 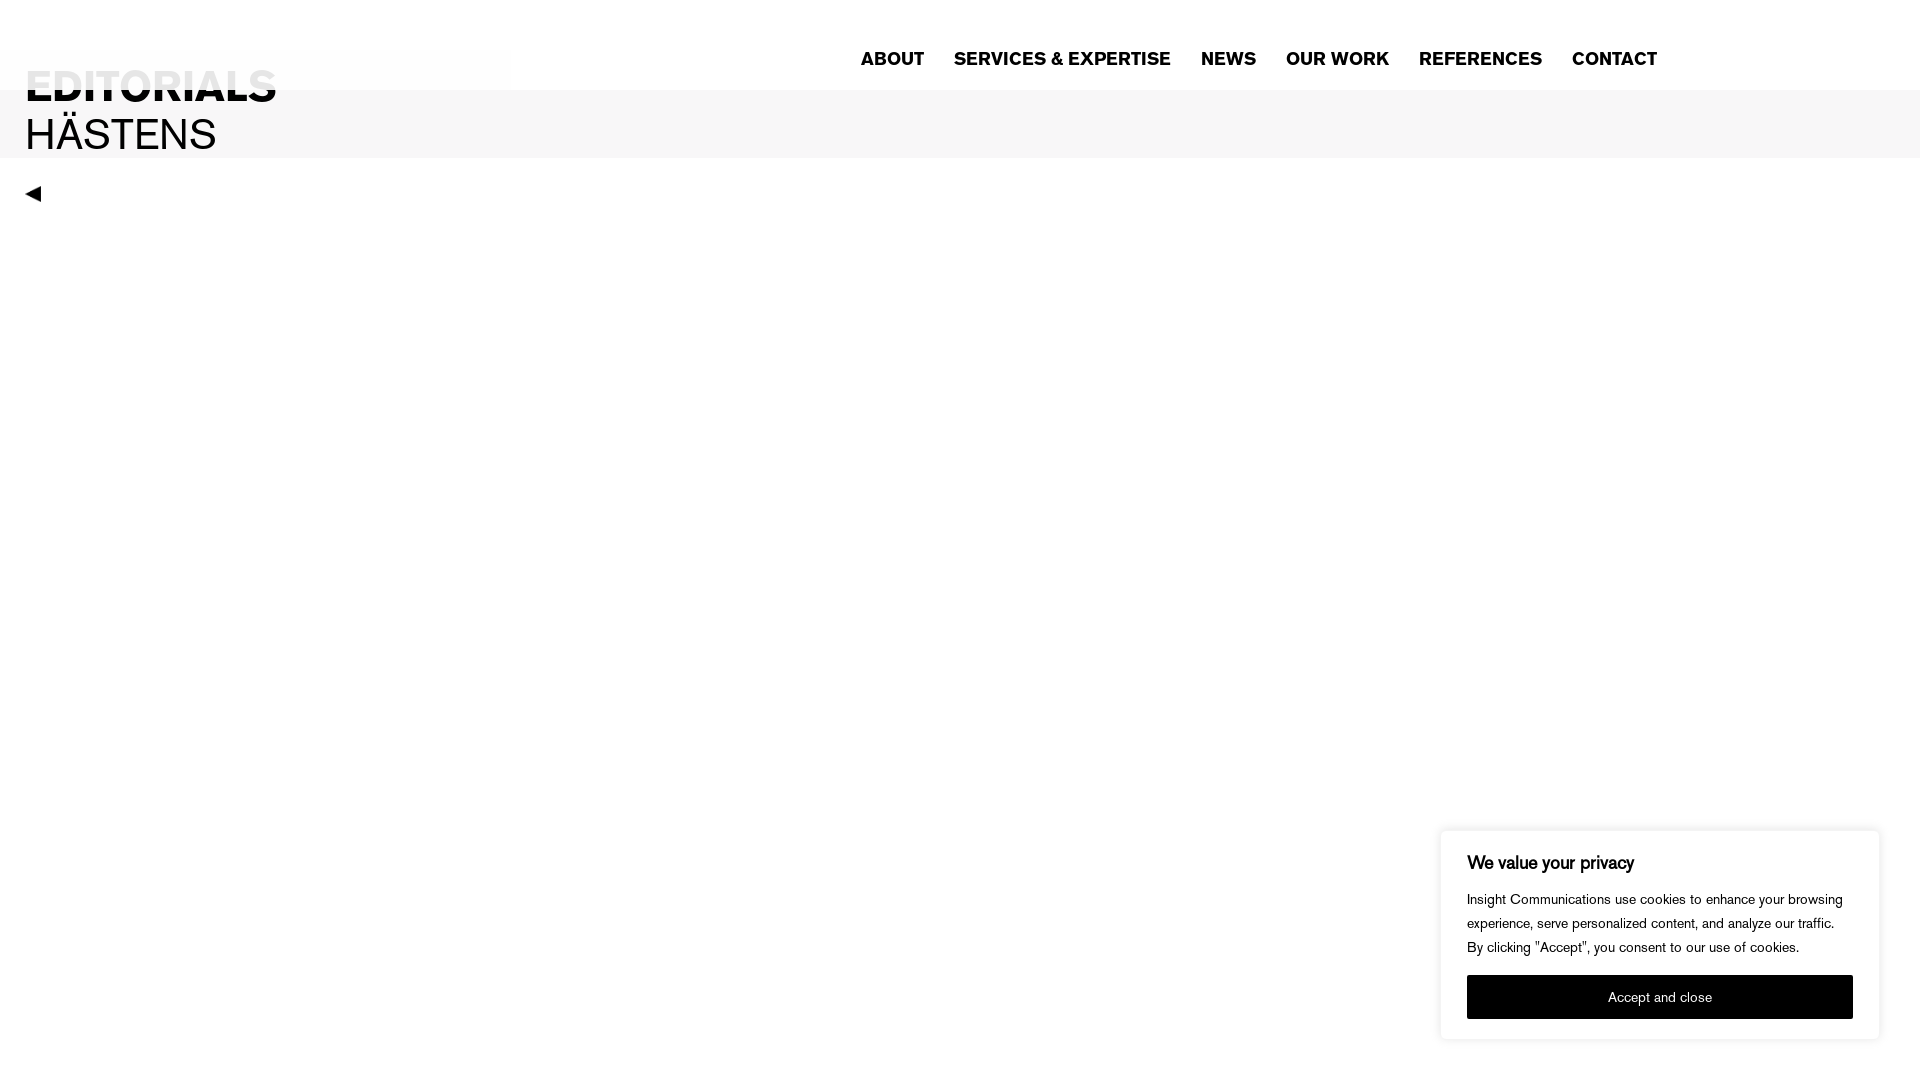 What do you see at coordinates (1286, 62) in the screenshot?
I see `'OUR WORK'` at bounding box center [1286, 62].